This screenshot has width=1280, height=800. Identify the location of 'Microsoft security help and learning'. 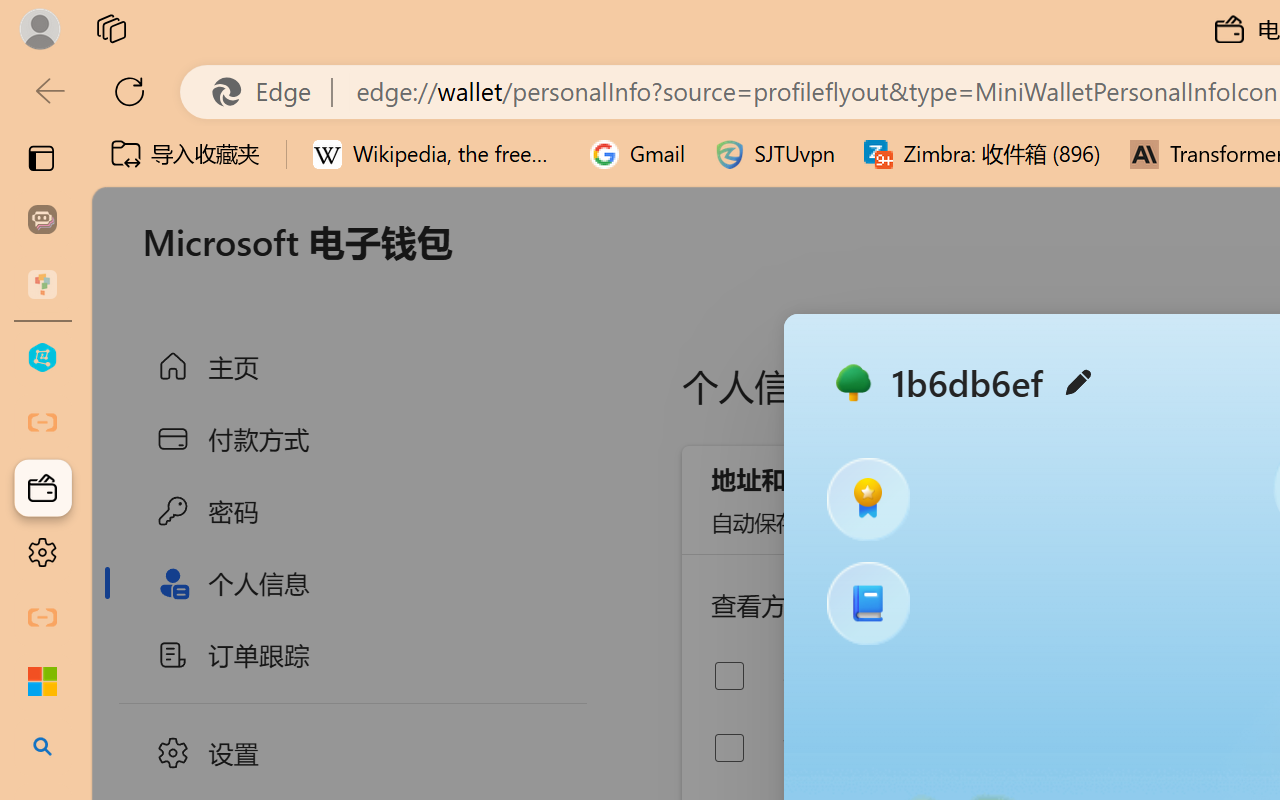
(42, 682).